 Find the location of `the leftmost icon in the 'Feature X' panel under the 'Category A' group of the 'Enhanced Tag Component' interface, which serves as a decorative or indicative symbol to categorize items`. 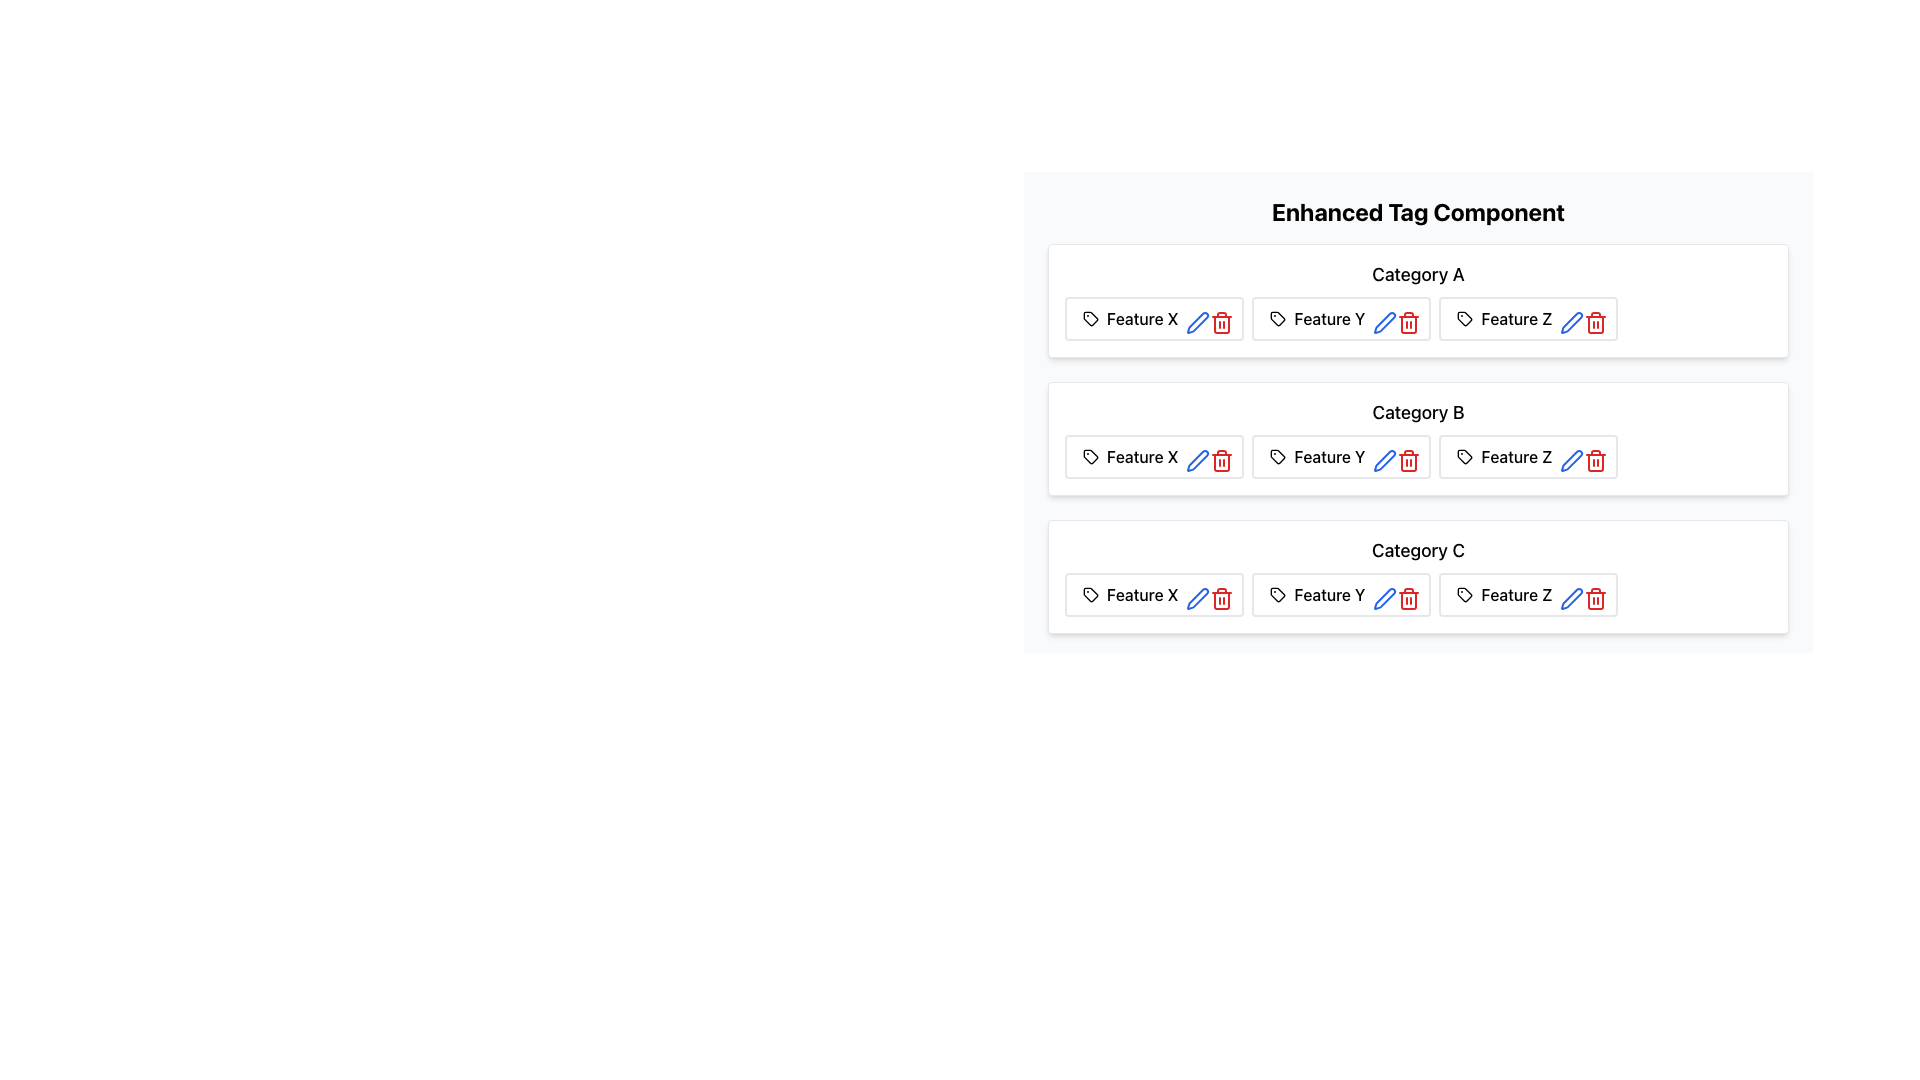

the leftmost icon in the 'Feature X' panel under the 'Category A' group of the 'Enhanced Tag Component' interface, which serves as a decorative or indicative symbol to categorize items is located at coordinates (1089, 318).